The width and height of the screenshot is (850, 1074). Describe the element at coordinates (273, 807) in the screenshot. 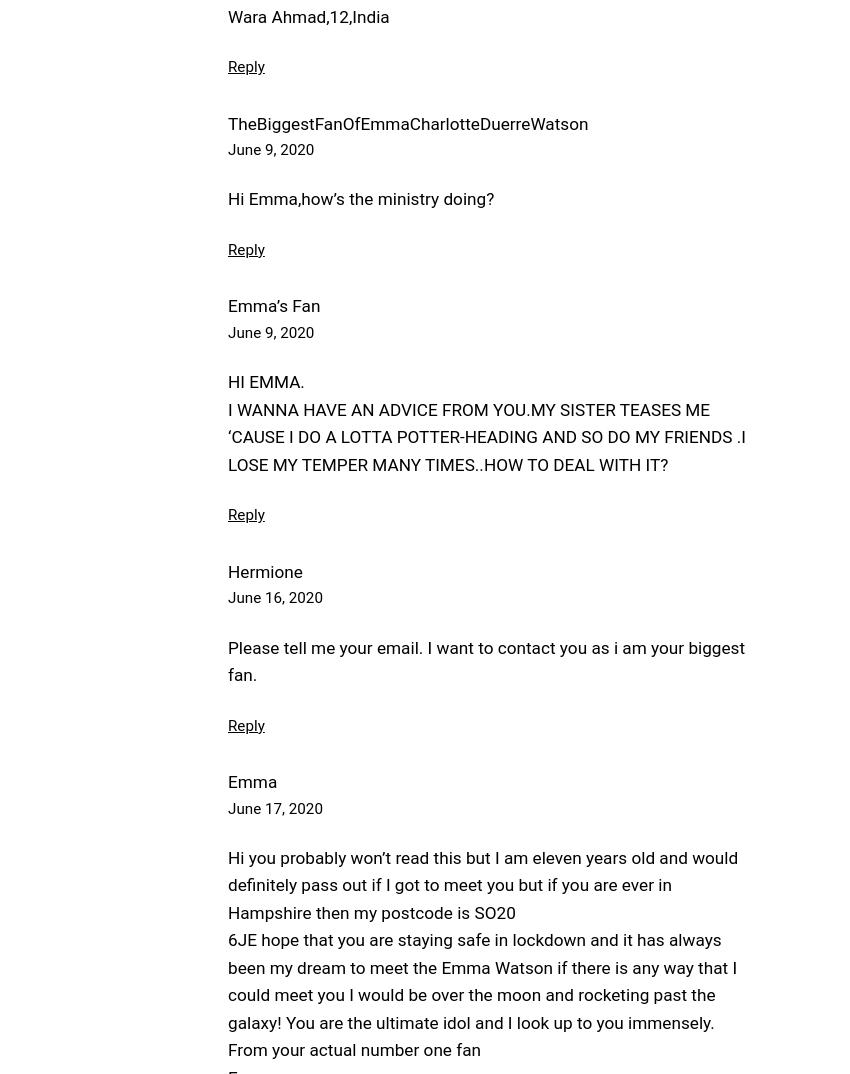

I see `'June 17, 2020'` at that location.